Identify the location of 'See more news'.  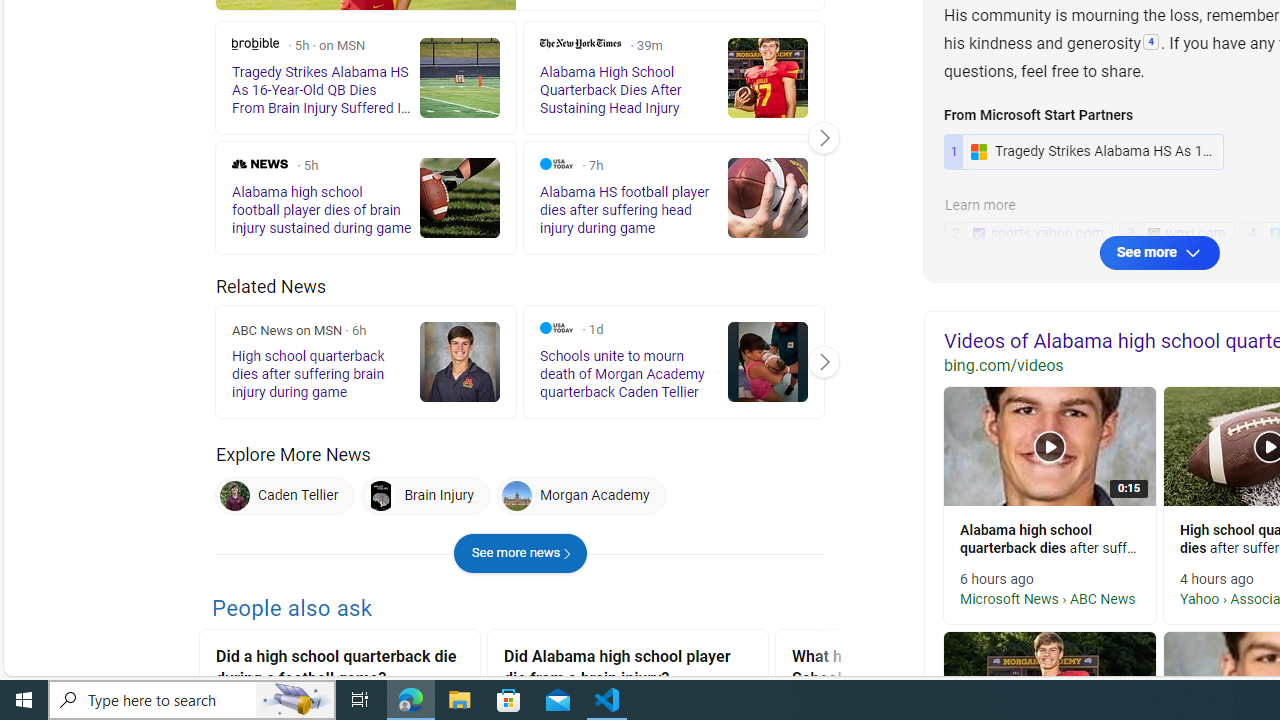
(520, 553).